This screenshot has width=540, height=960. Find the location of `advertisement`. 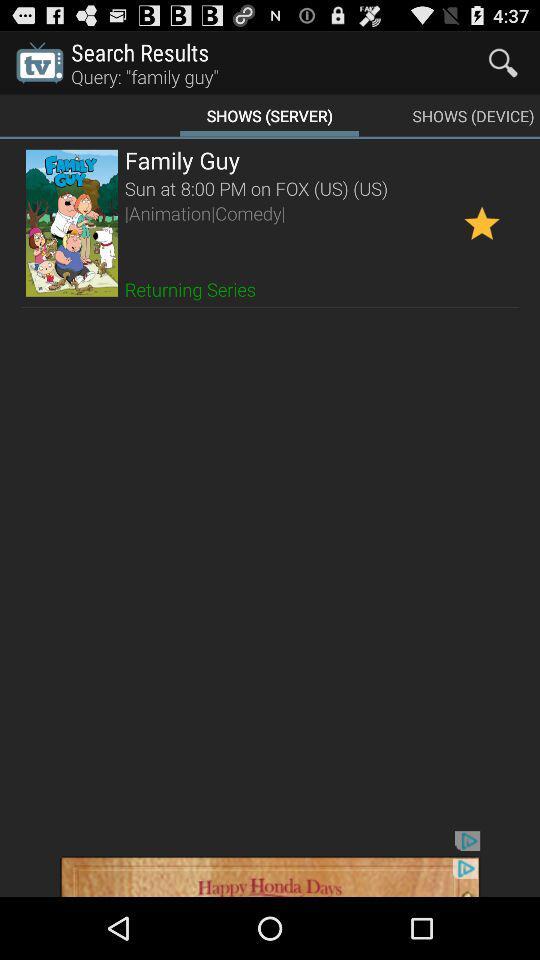

advertisement is located at coordinates (270, 863).